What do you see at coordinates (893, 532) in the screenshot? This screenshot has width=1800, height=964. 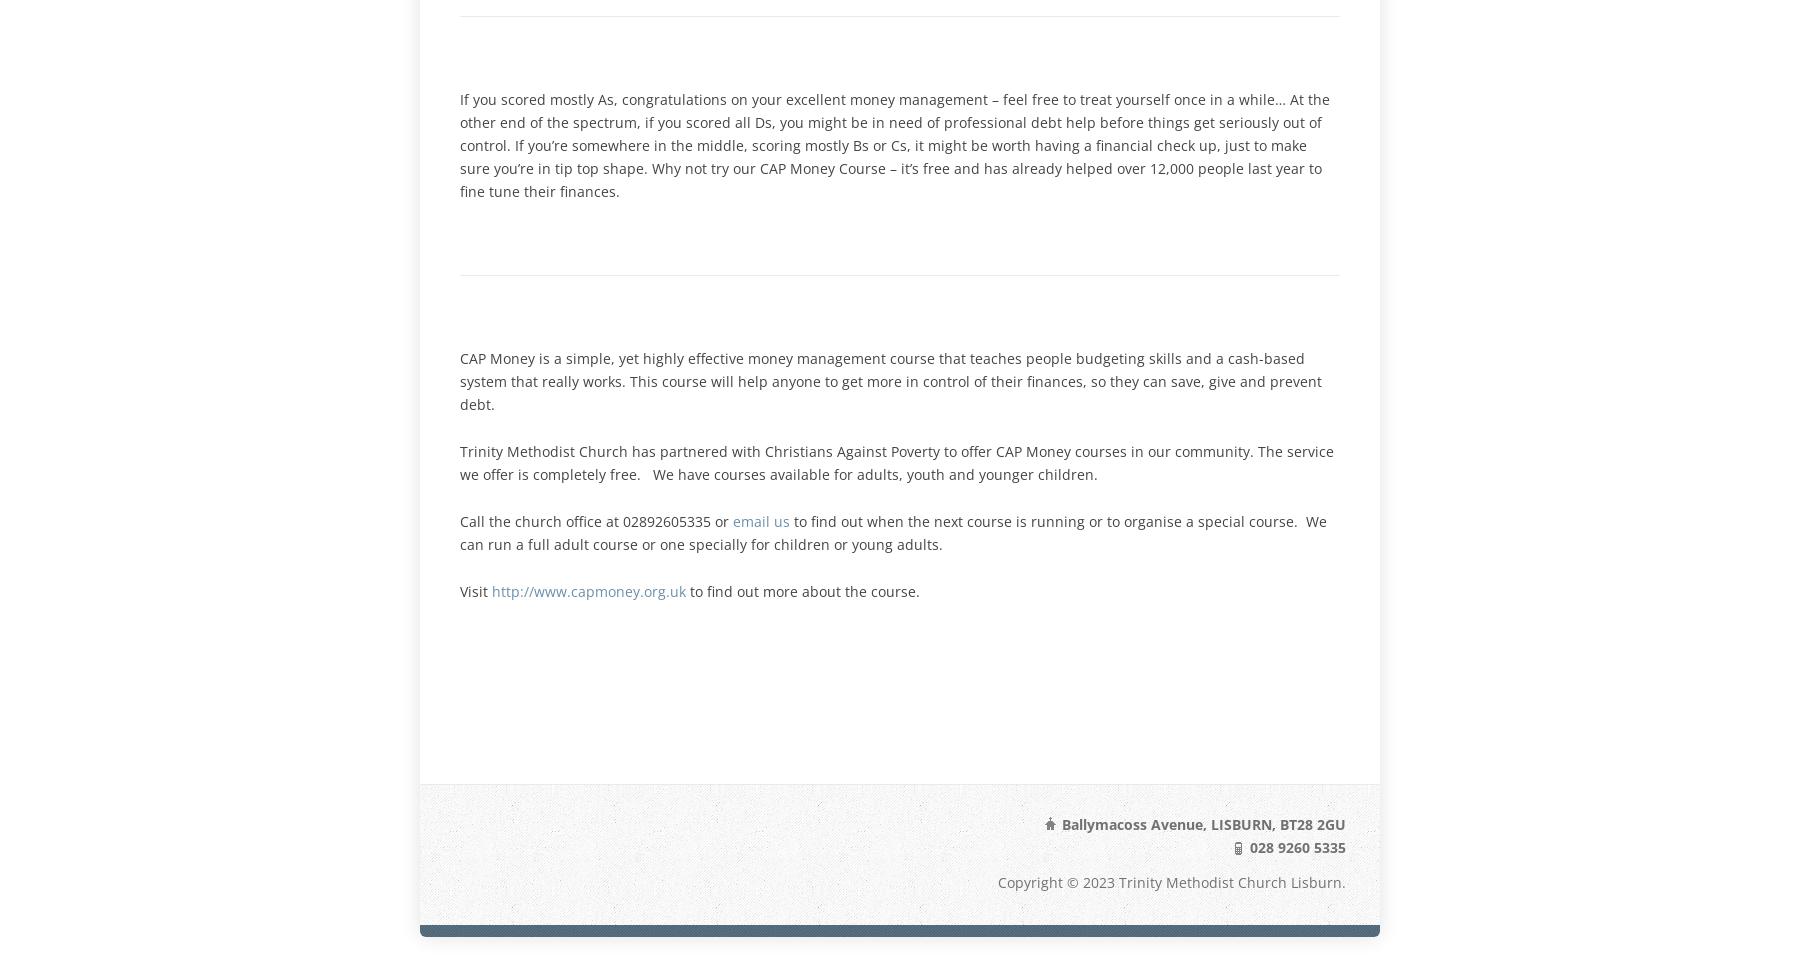 I see `'to find out when the next course is running or to organise a special course.  We can run a full adult course or one specially for children or young adults.'` at bounding box center [893, 532].